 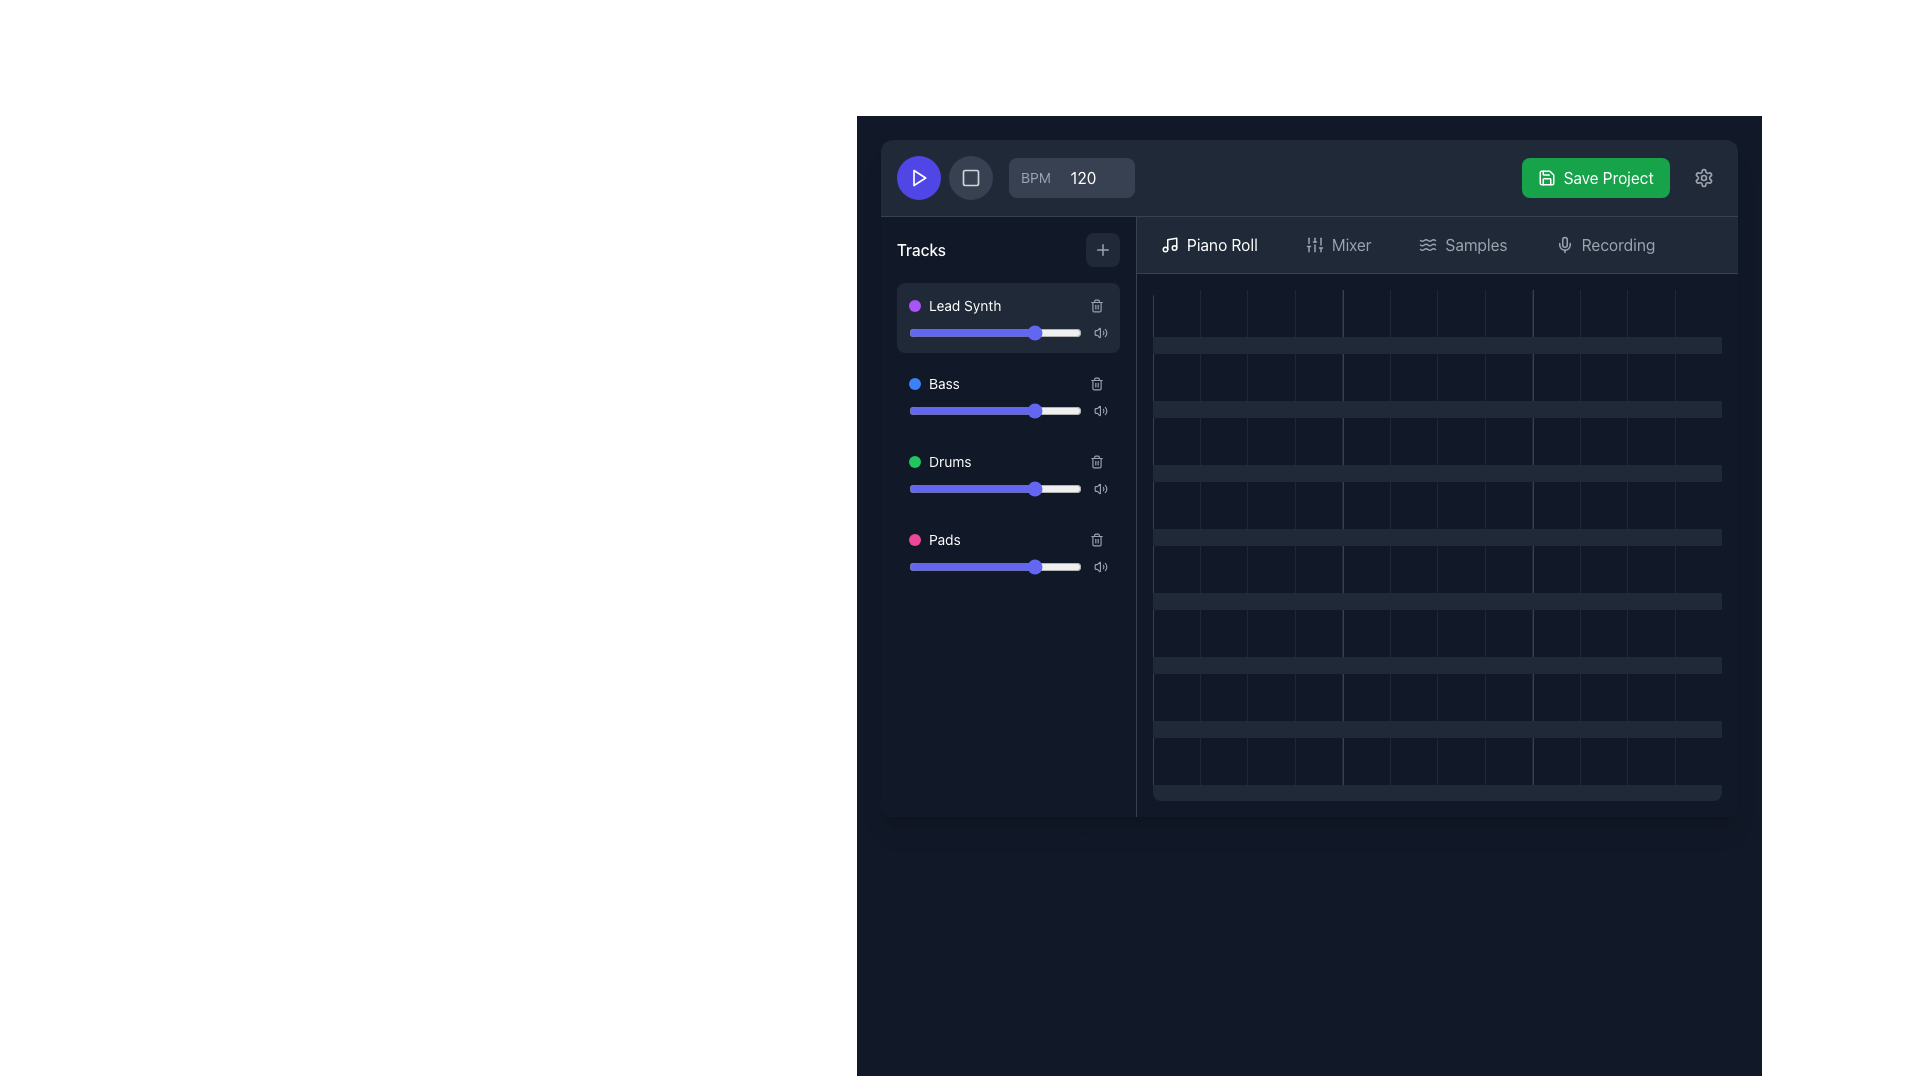 What do you see at coordinates (1603, 633) in the screenshot?
I see `the grid cell located in the 11th column of the 6th row of the piano roll UI, which is a dark rectangular box with a gray background` at bounding box center [1603, 633].